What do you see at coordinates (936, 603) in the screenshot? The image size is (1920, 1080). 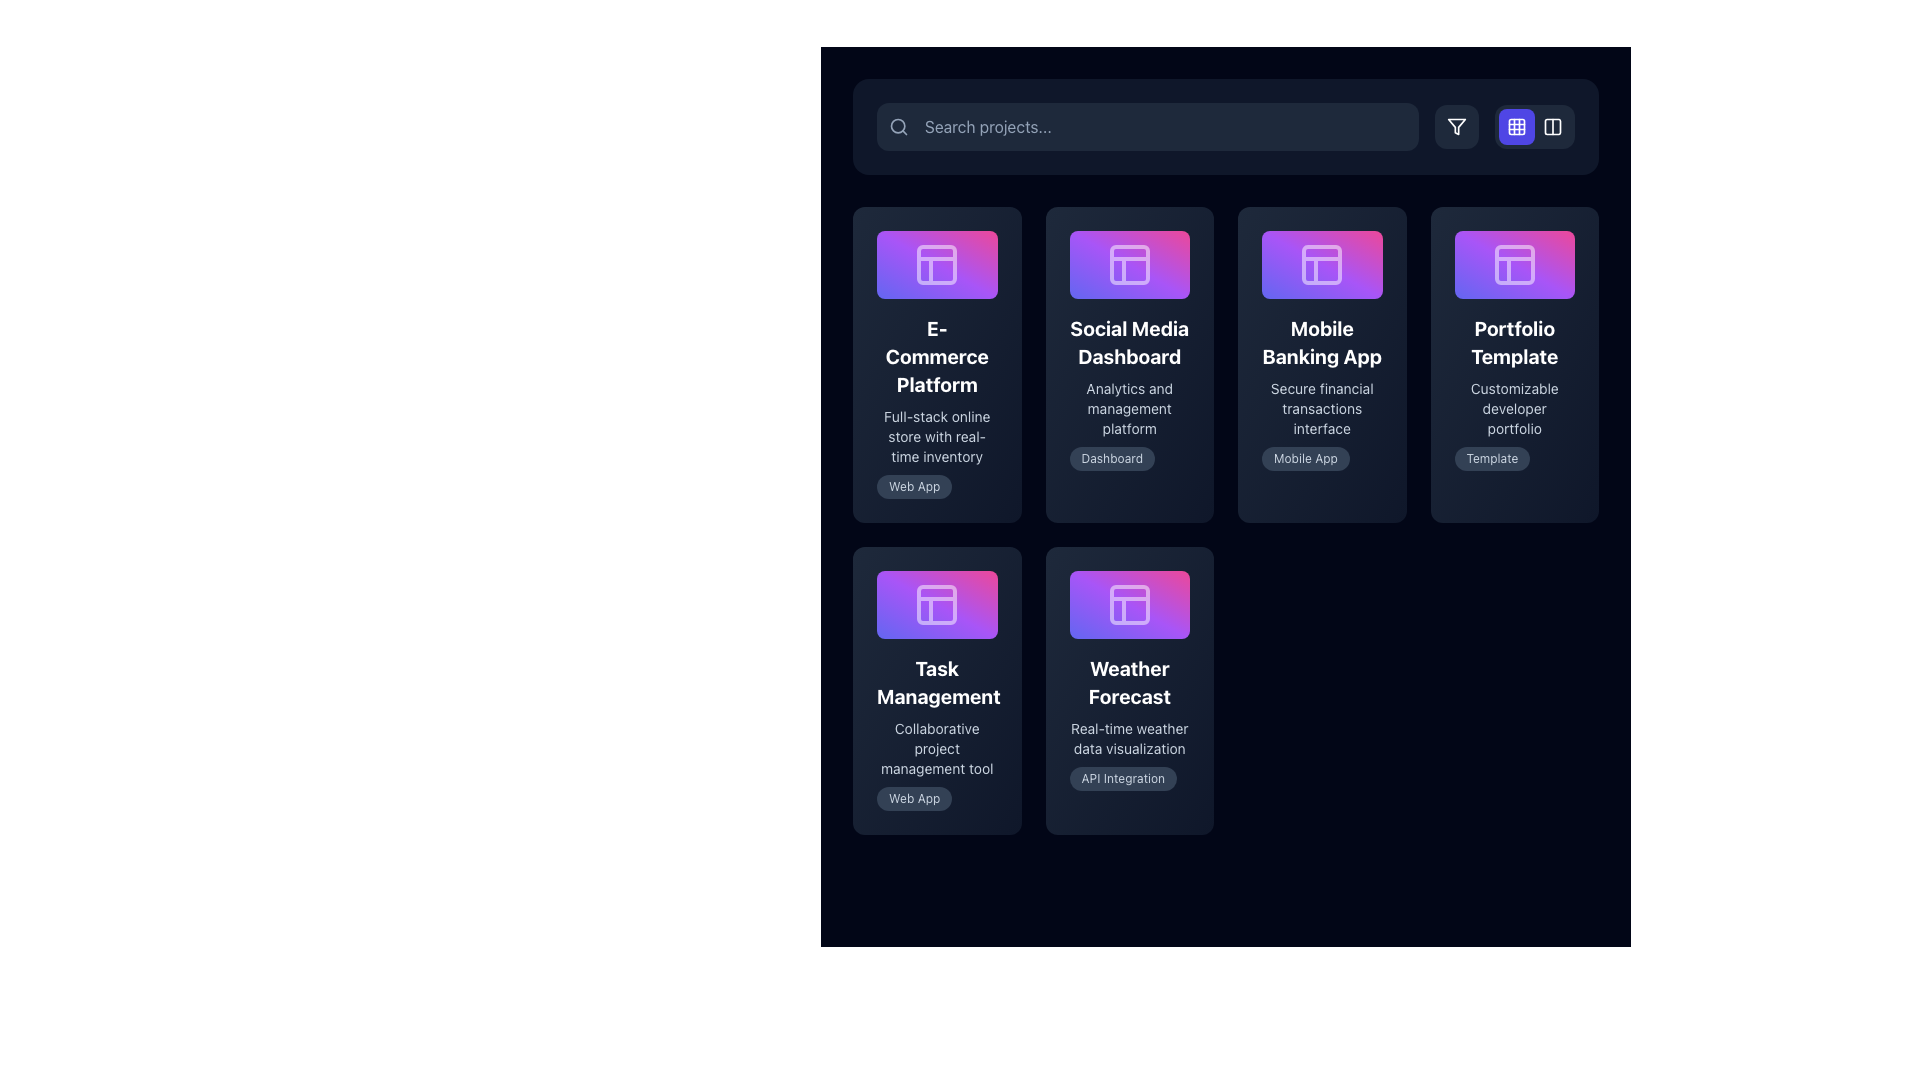 I see `the card header with an icon in the 'Task Management' card, which features a gradient background from indigo to pink and a semi-transparent icon of panels in white strokes` at bounding box center [936, 603].